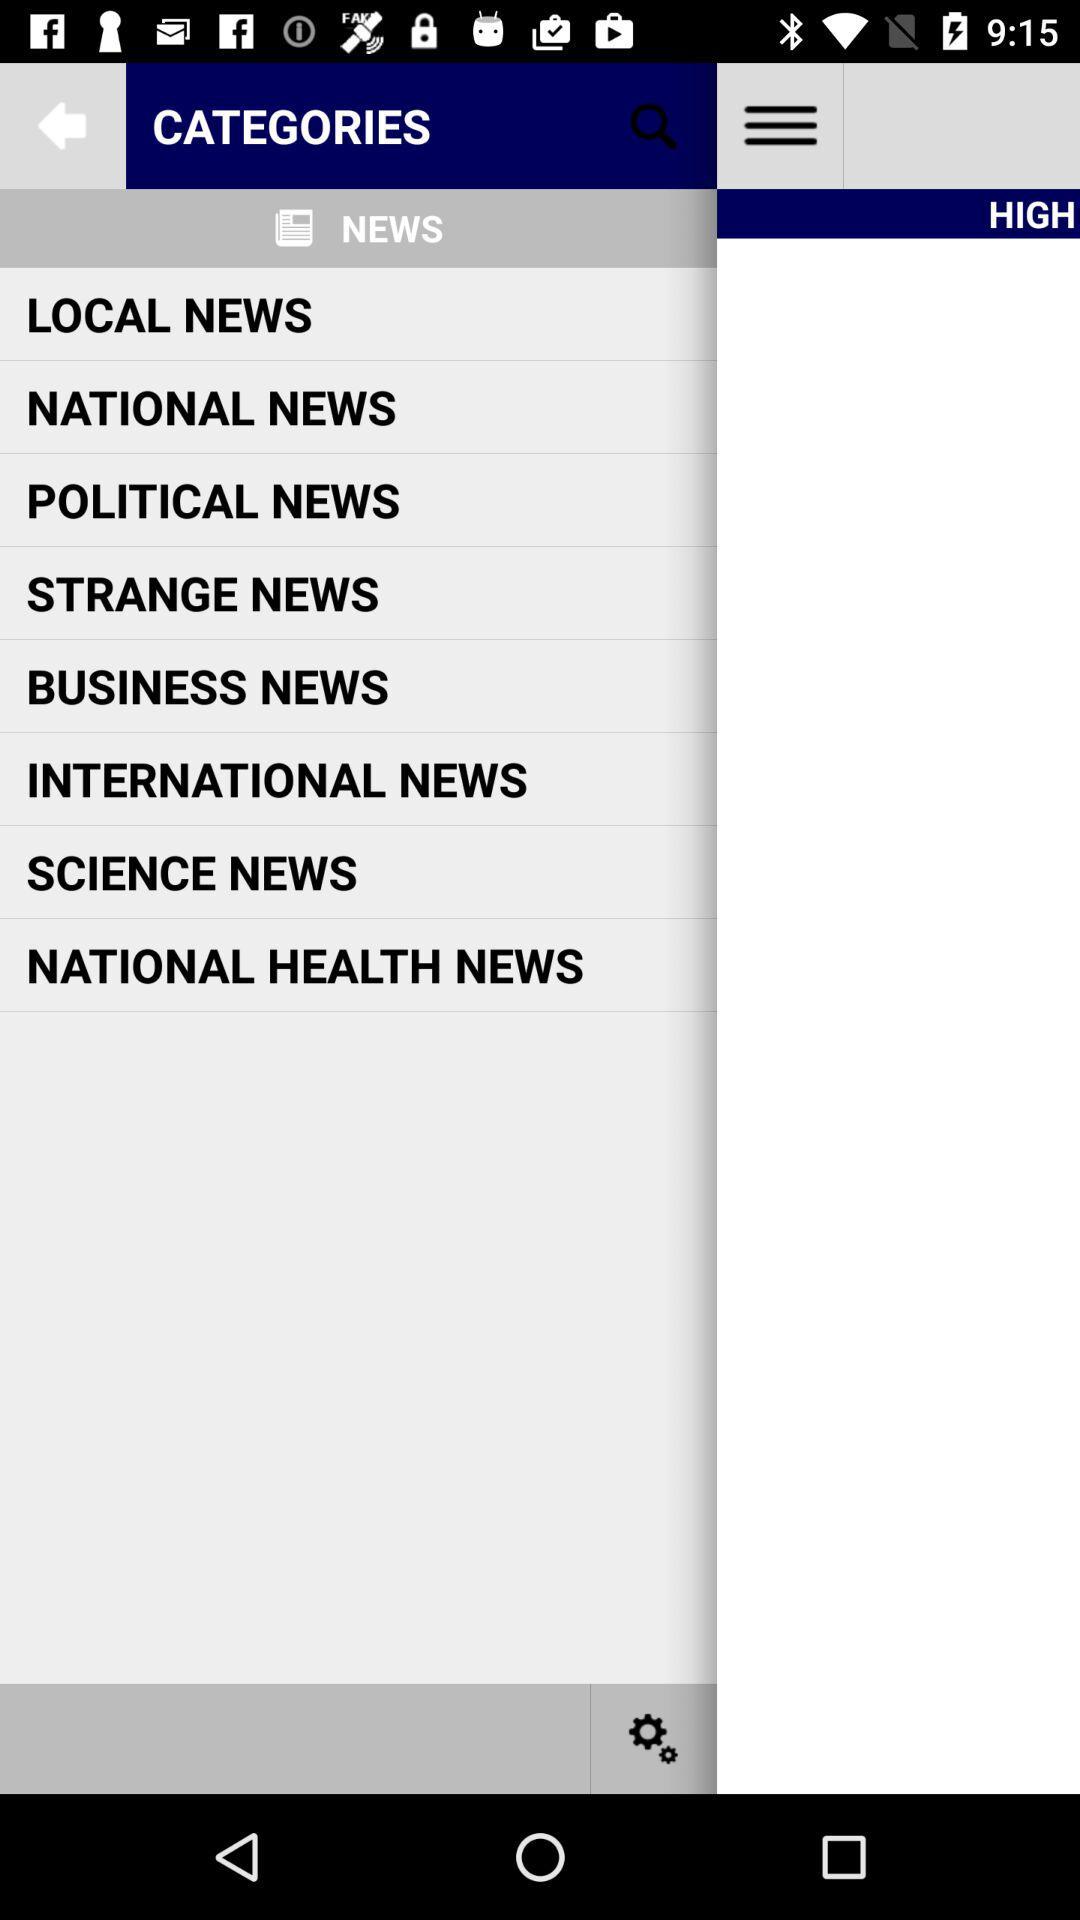 This screenshot has width=1080, height=1920. Describe the element at coordinates (654, 1737) in the screenshot. I see `the settings icon` at that location.